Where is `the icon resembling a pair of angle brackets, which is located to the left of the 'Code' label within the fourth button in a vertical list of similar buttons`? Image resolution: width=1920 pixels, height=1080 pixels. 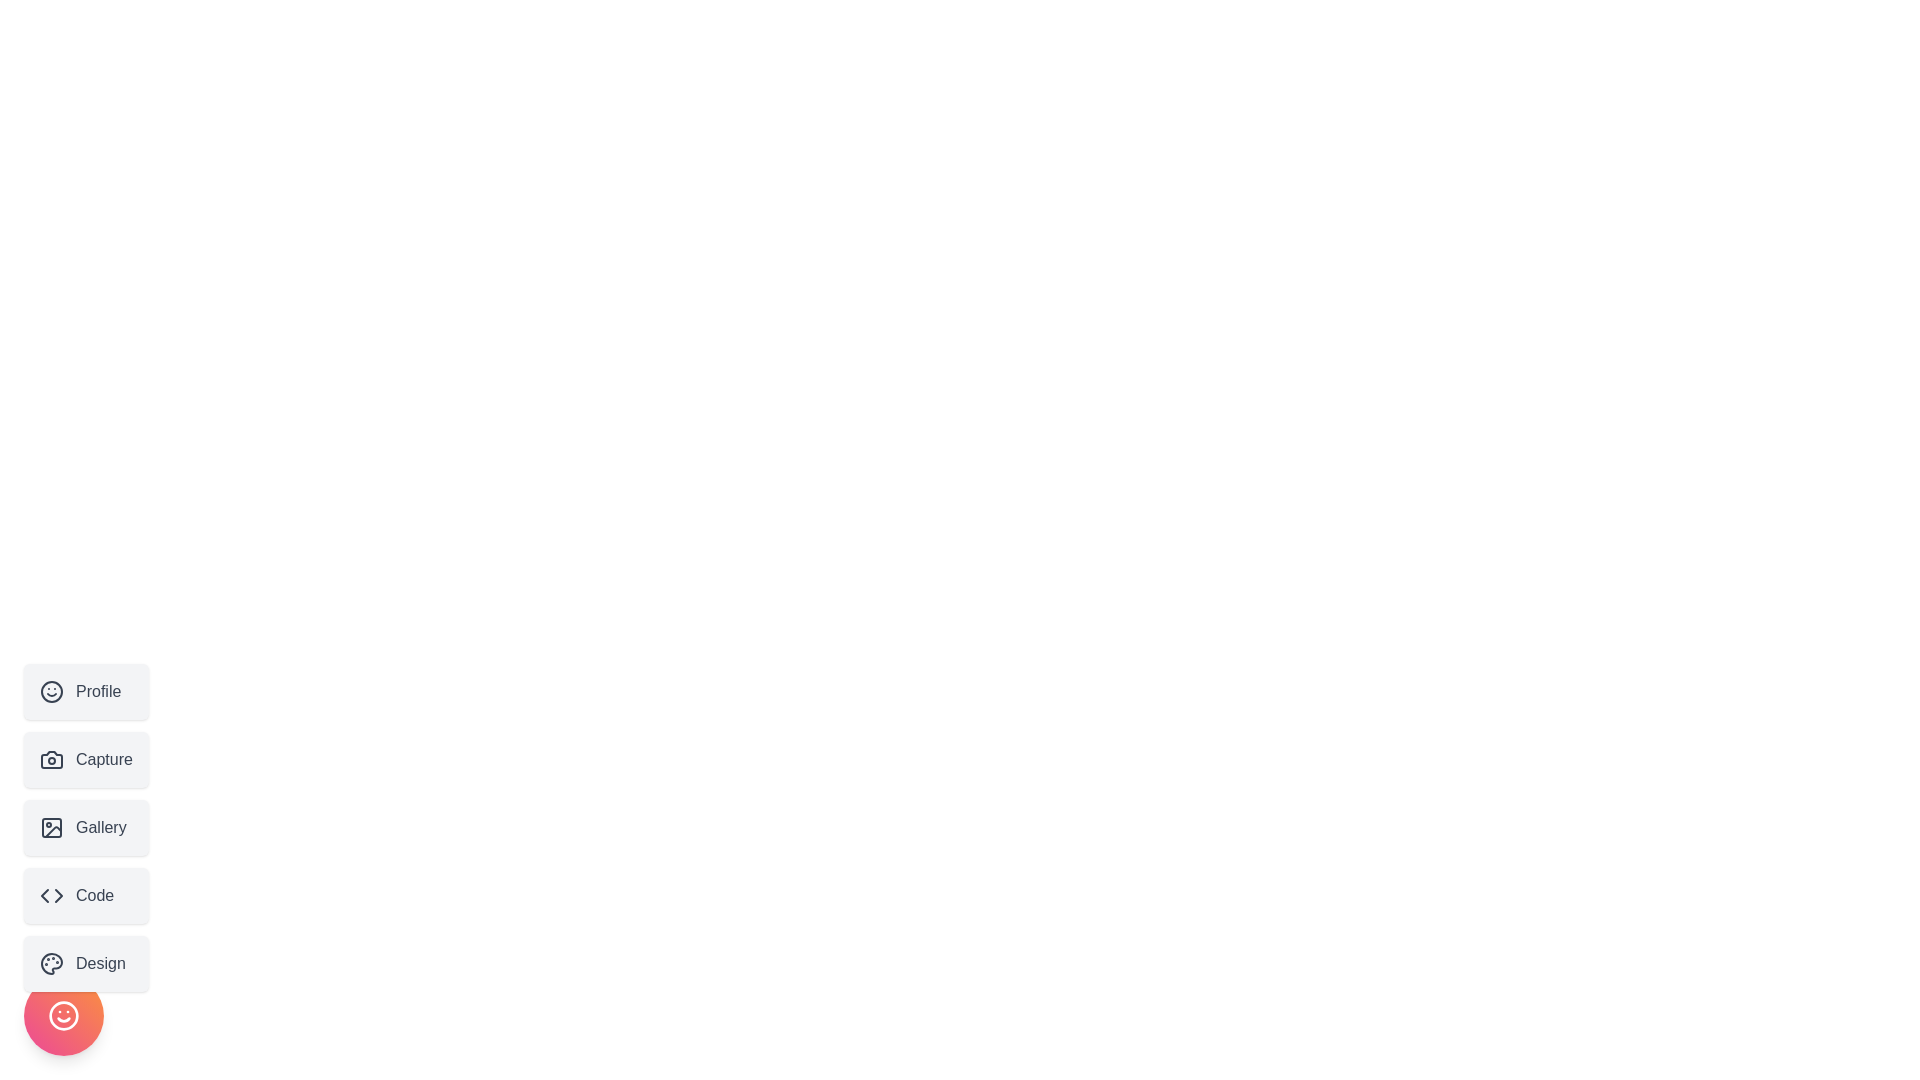
the icon resembling a pair of angle brackets, which is located to the left of the 'Code' label within the fourth button in a vertical list of similar buttons is located at coordinates (52, 894).